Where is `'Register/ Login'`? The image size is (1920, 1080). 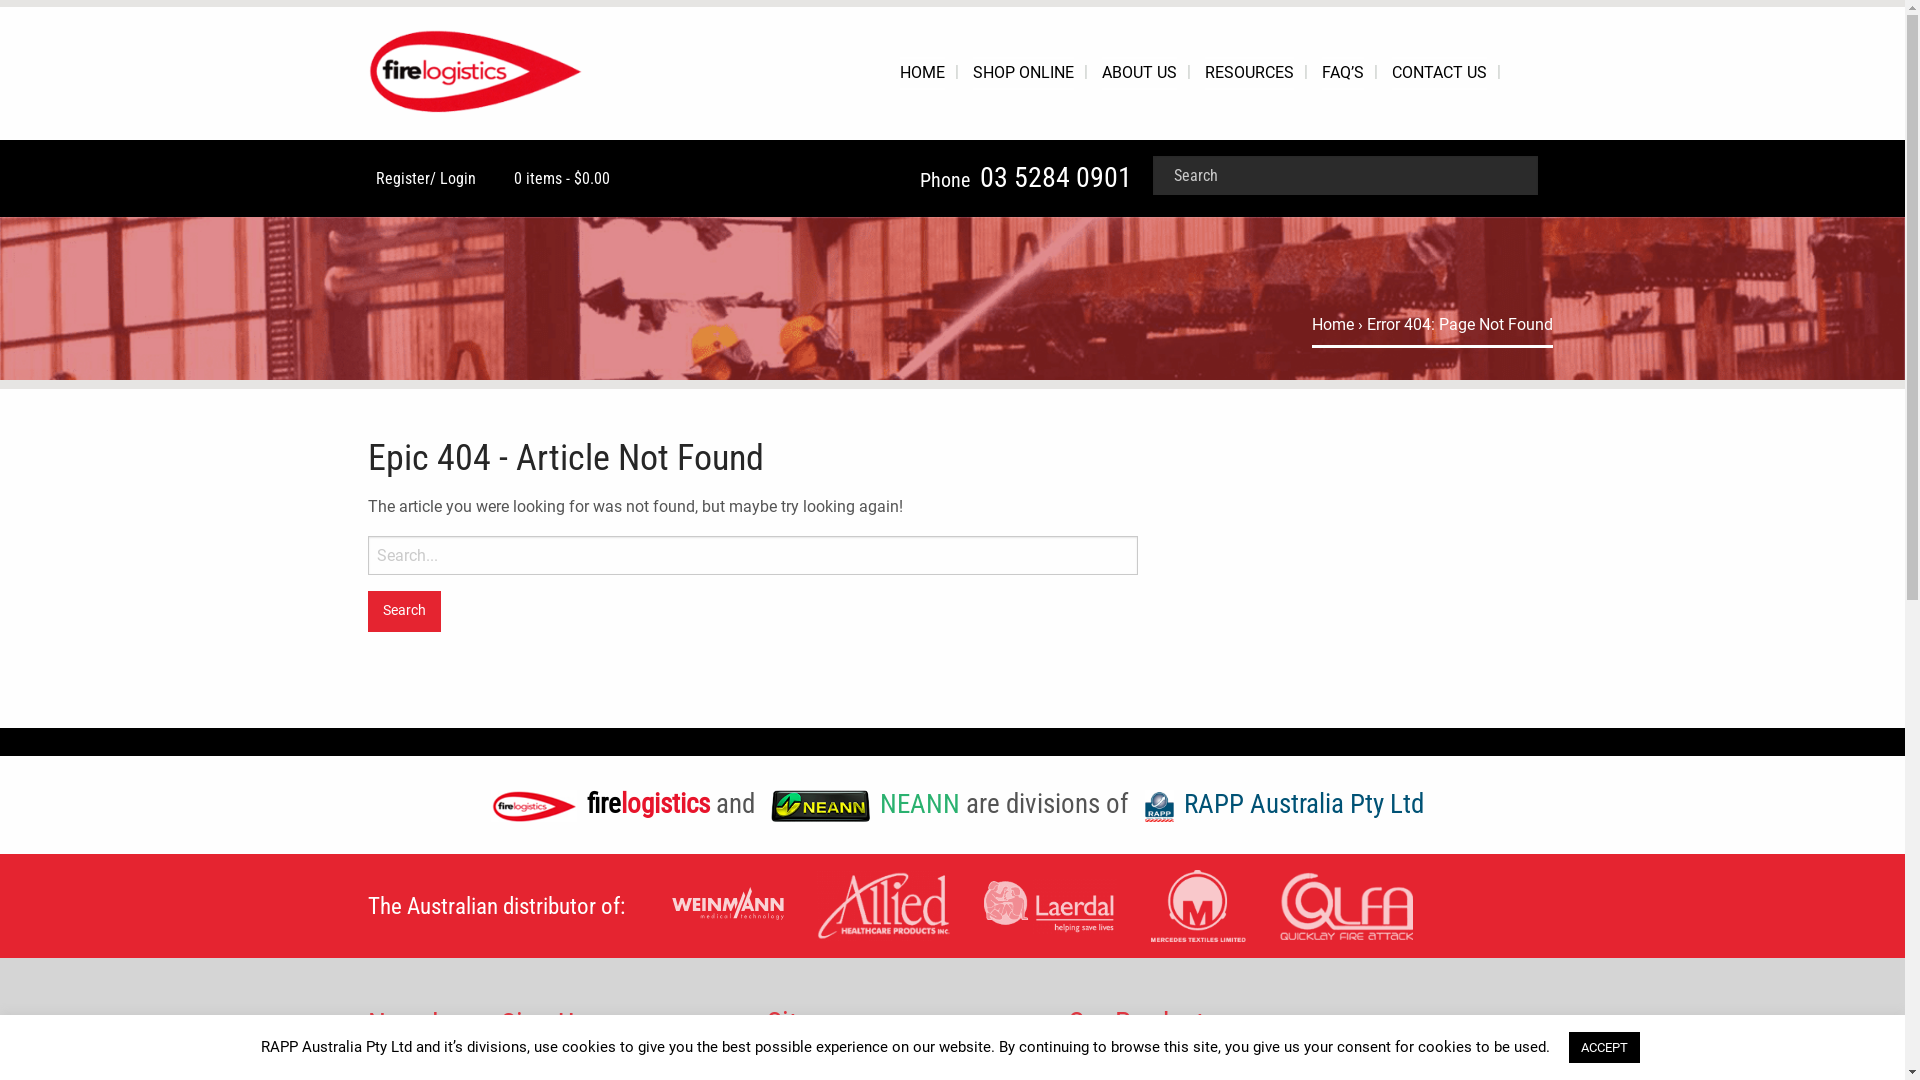 'Register/ Login' is located at coordinates (421, 177).